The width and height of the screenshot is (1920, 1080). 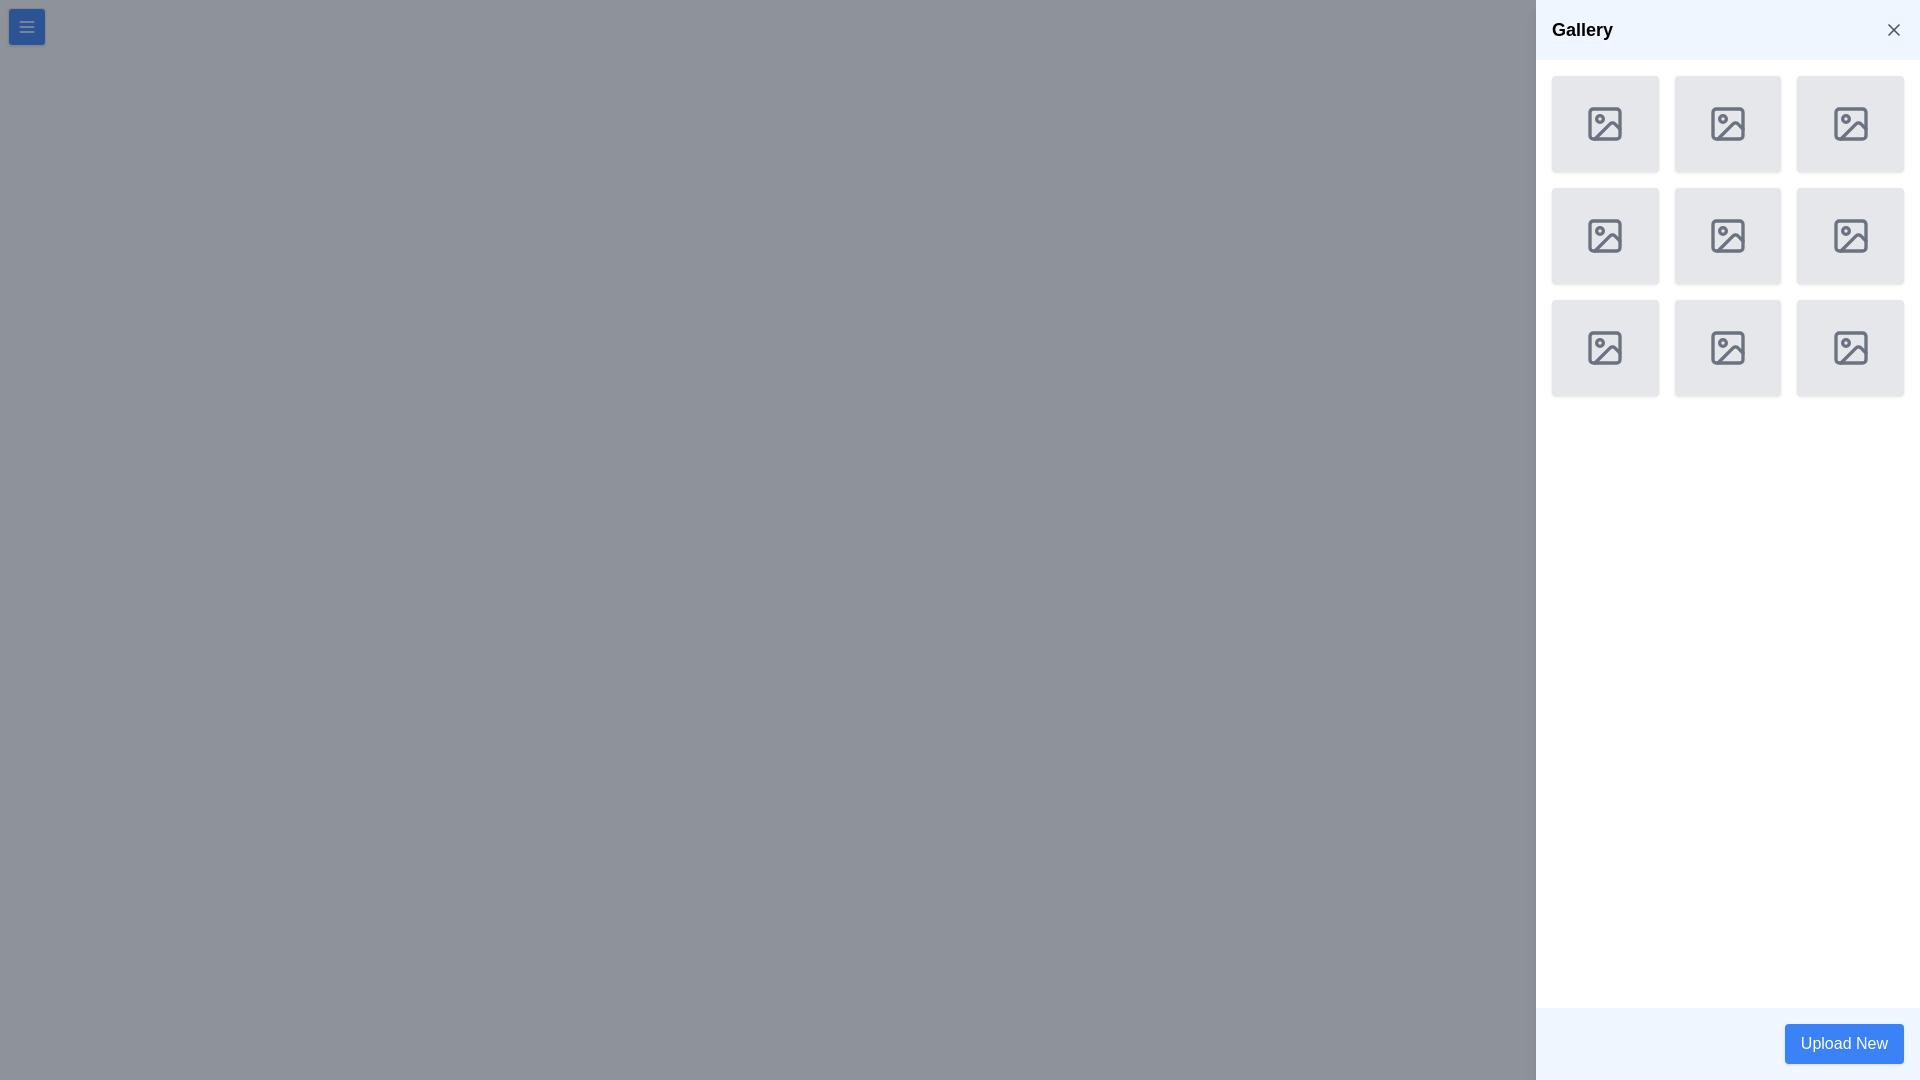 What do you see at coordinates (1605, 346) in the screenshot?
I see `the icon located in the bottom row, second column of a 3x3 grid within a panel on the right side of the interface, which serves as a decorative or functional representation of an image placeholder` at bounding box center [1605, 346].